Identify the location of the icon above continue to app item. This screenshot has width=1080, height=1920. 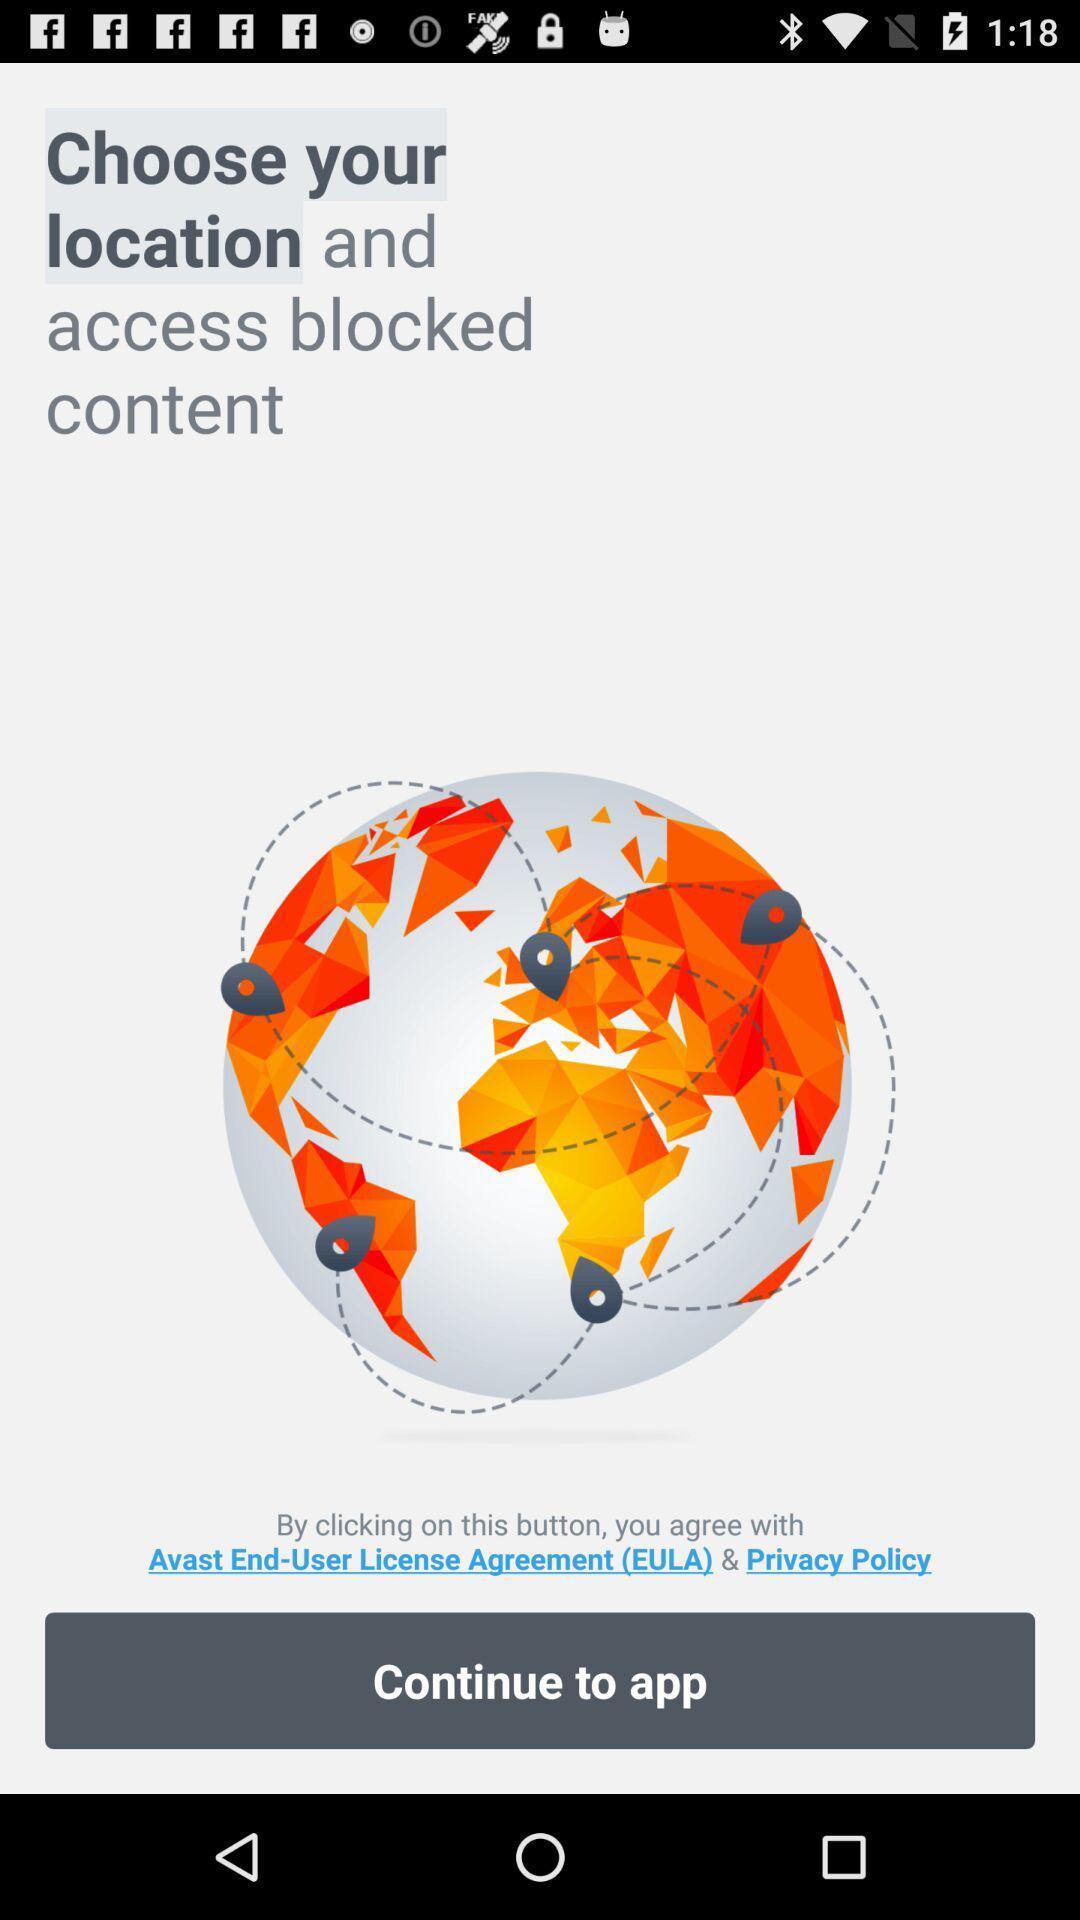
(540, 1539).